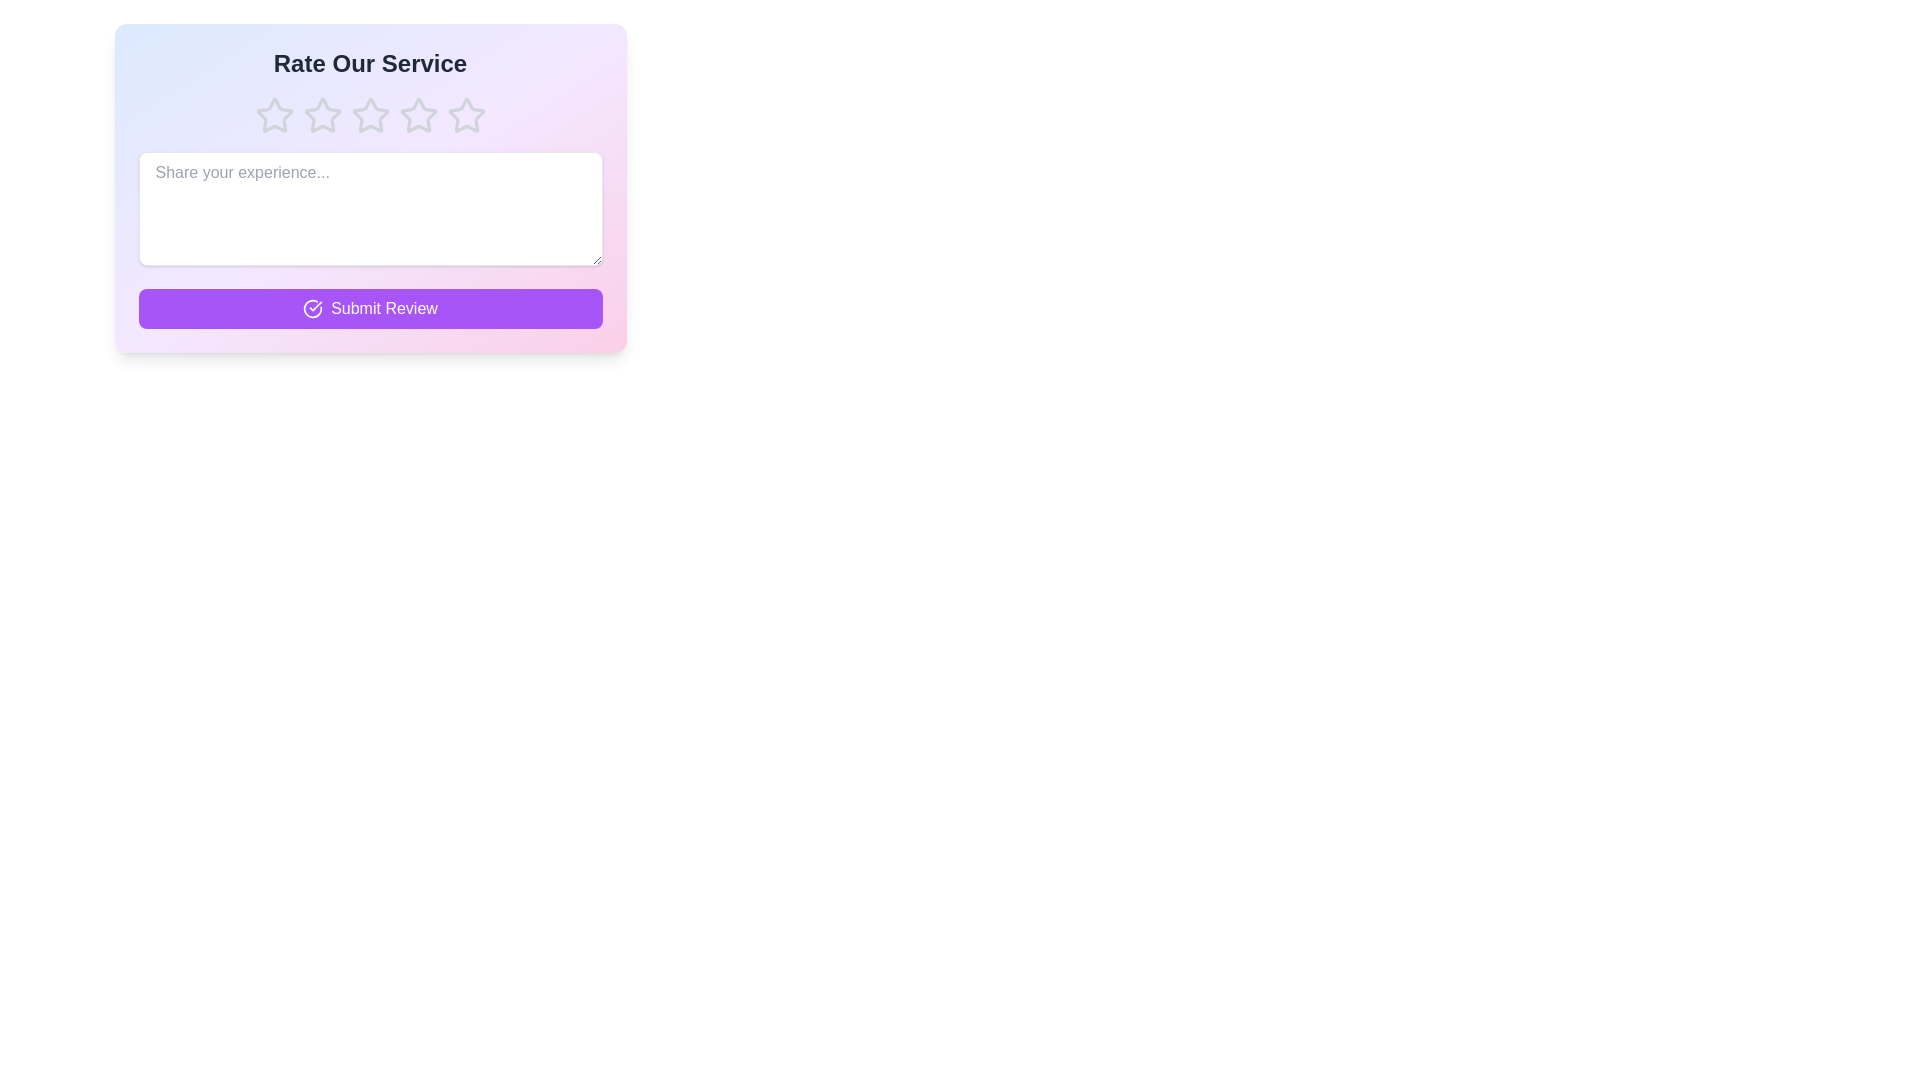  I want to click on the star corresponding to 1 to preview the rating, so click(273, 115).